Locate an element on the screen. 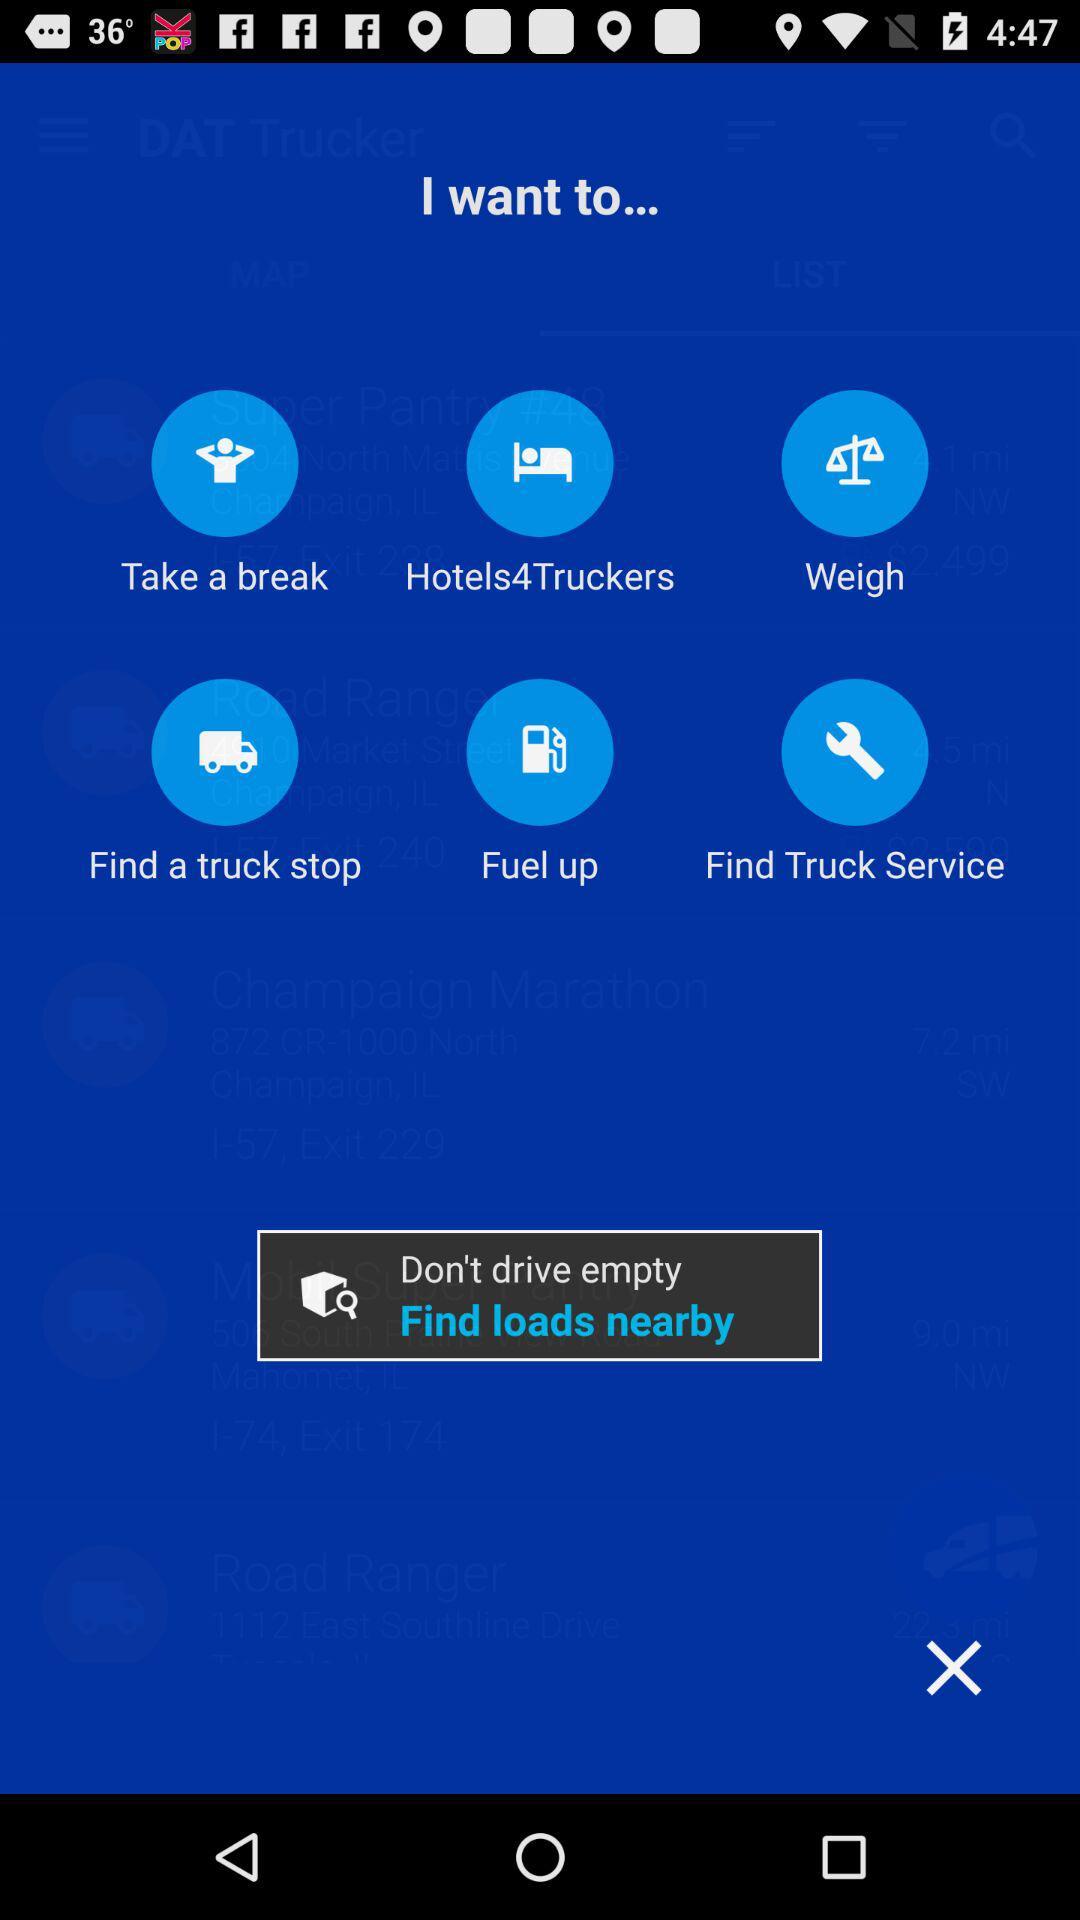 This screenshot has height=1920, width=1080. the close icon is located at coordinates (993, 1827).